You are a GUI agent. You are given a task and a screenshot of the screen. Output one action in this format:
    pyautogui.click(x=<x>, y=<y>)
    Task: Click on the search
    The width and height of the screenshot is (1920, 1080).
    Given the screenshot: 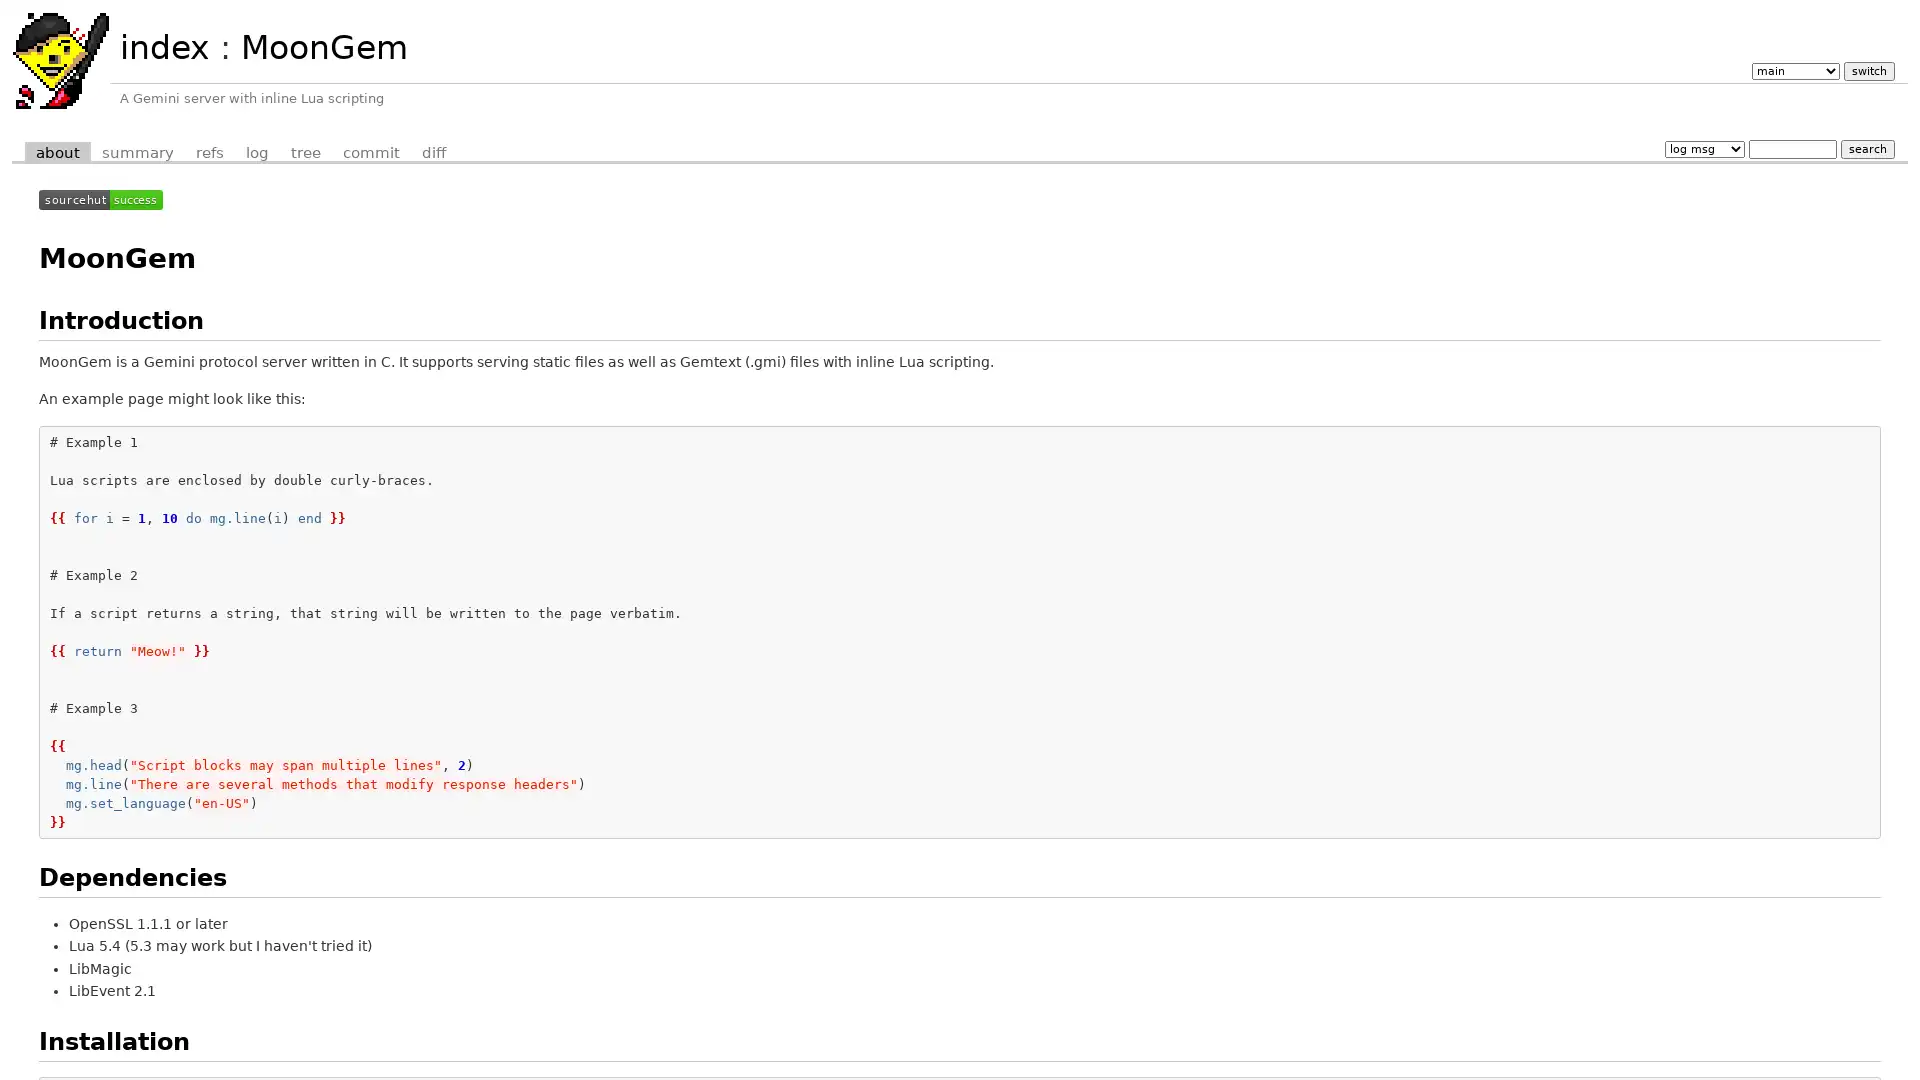 What is the action you would take?
    pyautogui.click(x=1866, y=147)
    